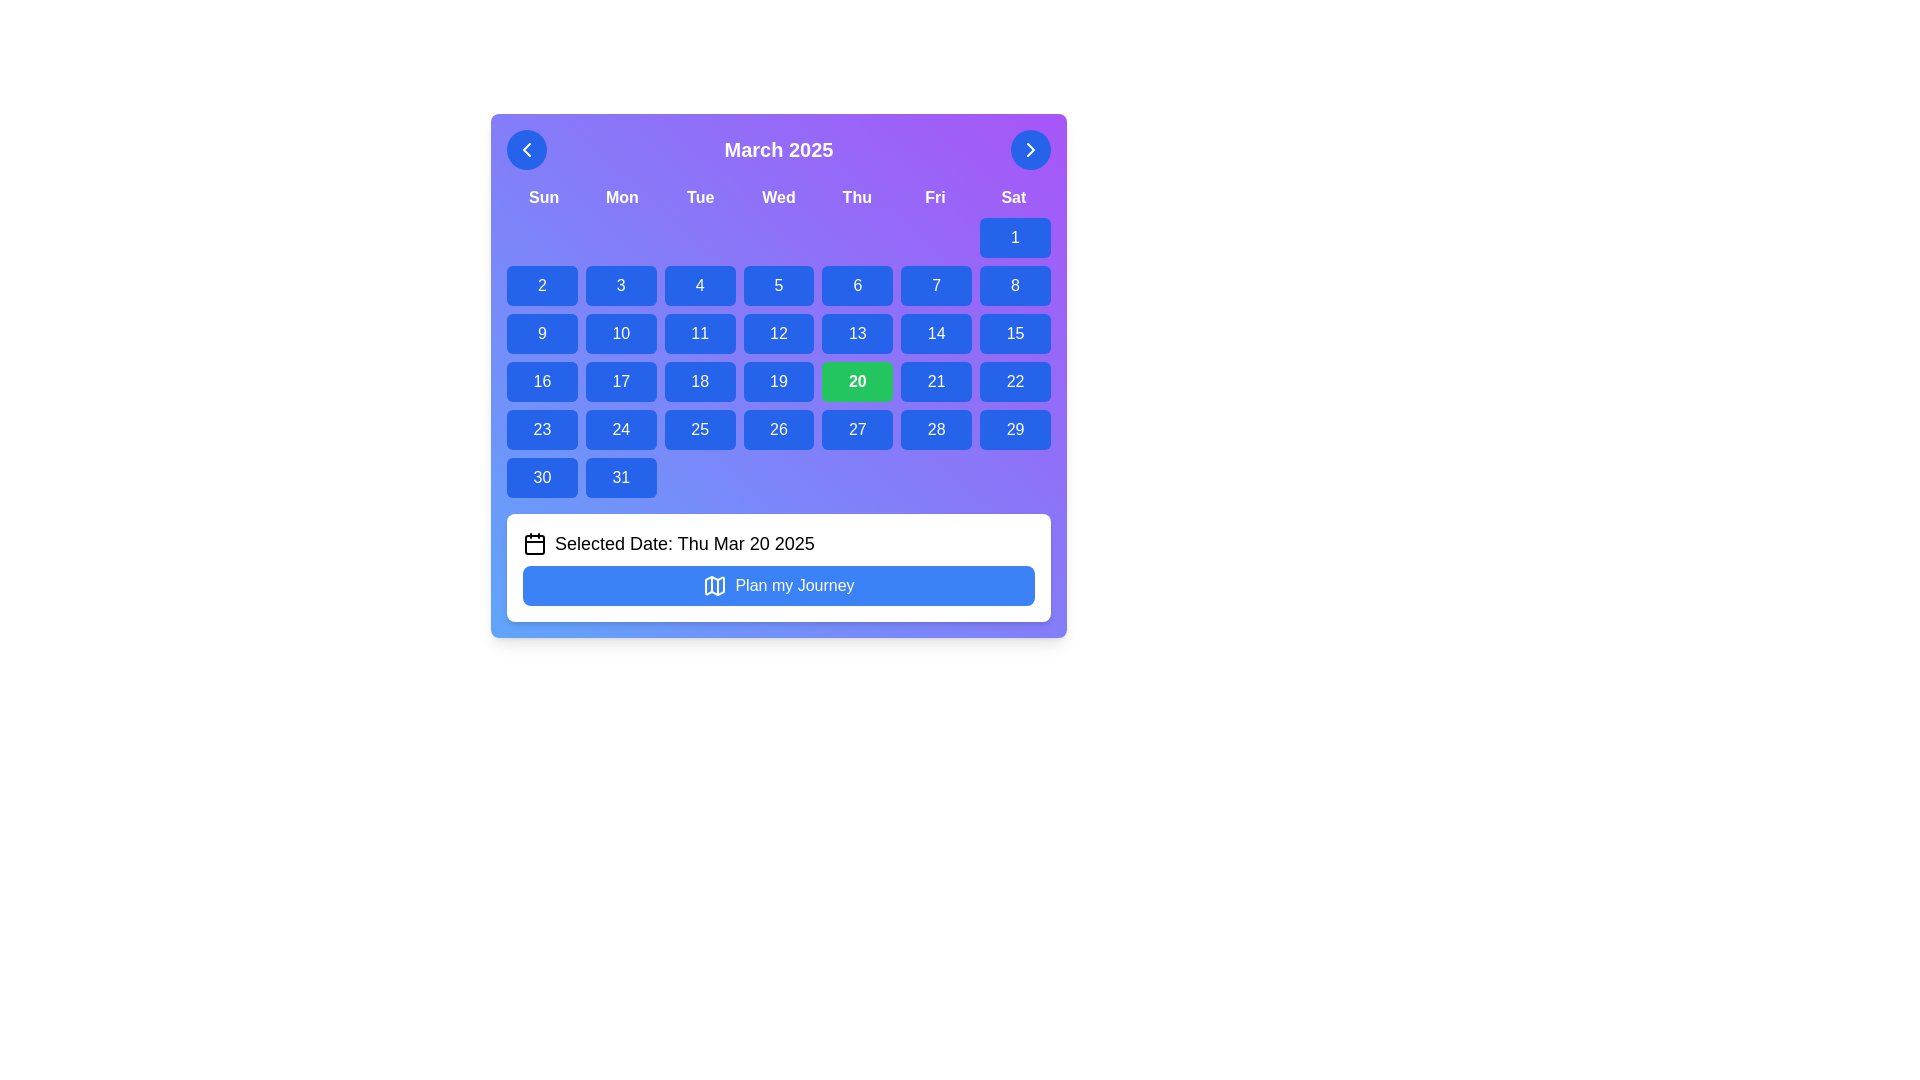 This screenshot has width=1920, height=1080. What do you see at coordinates (777, 428) in the screenshot?
I see `the button representing the 26th of the month in the calendar` at bounding box center [777, 428].